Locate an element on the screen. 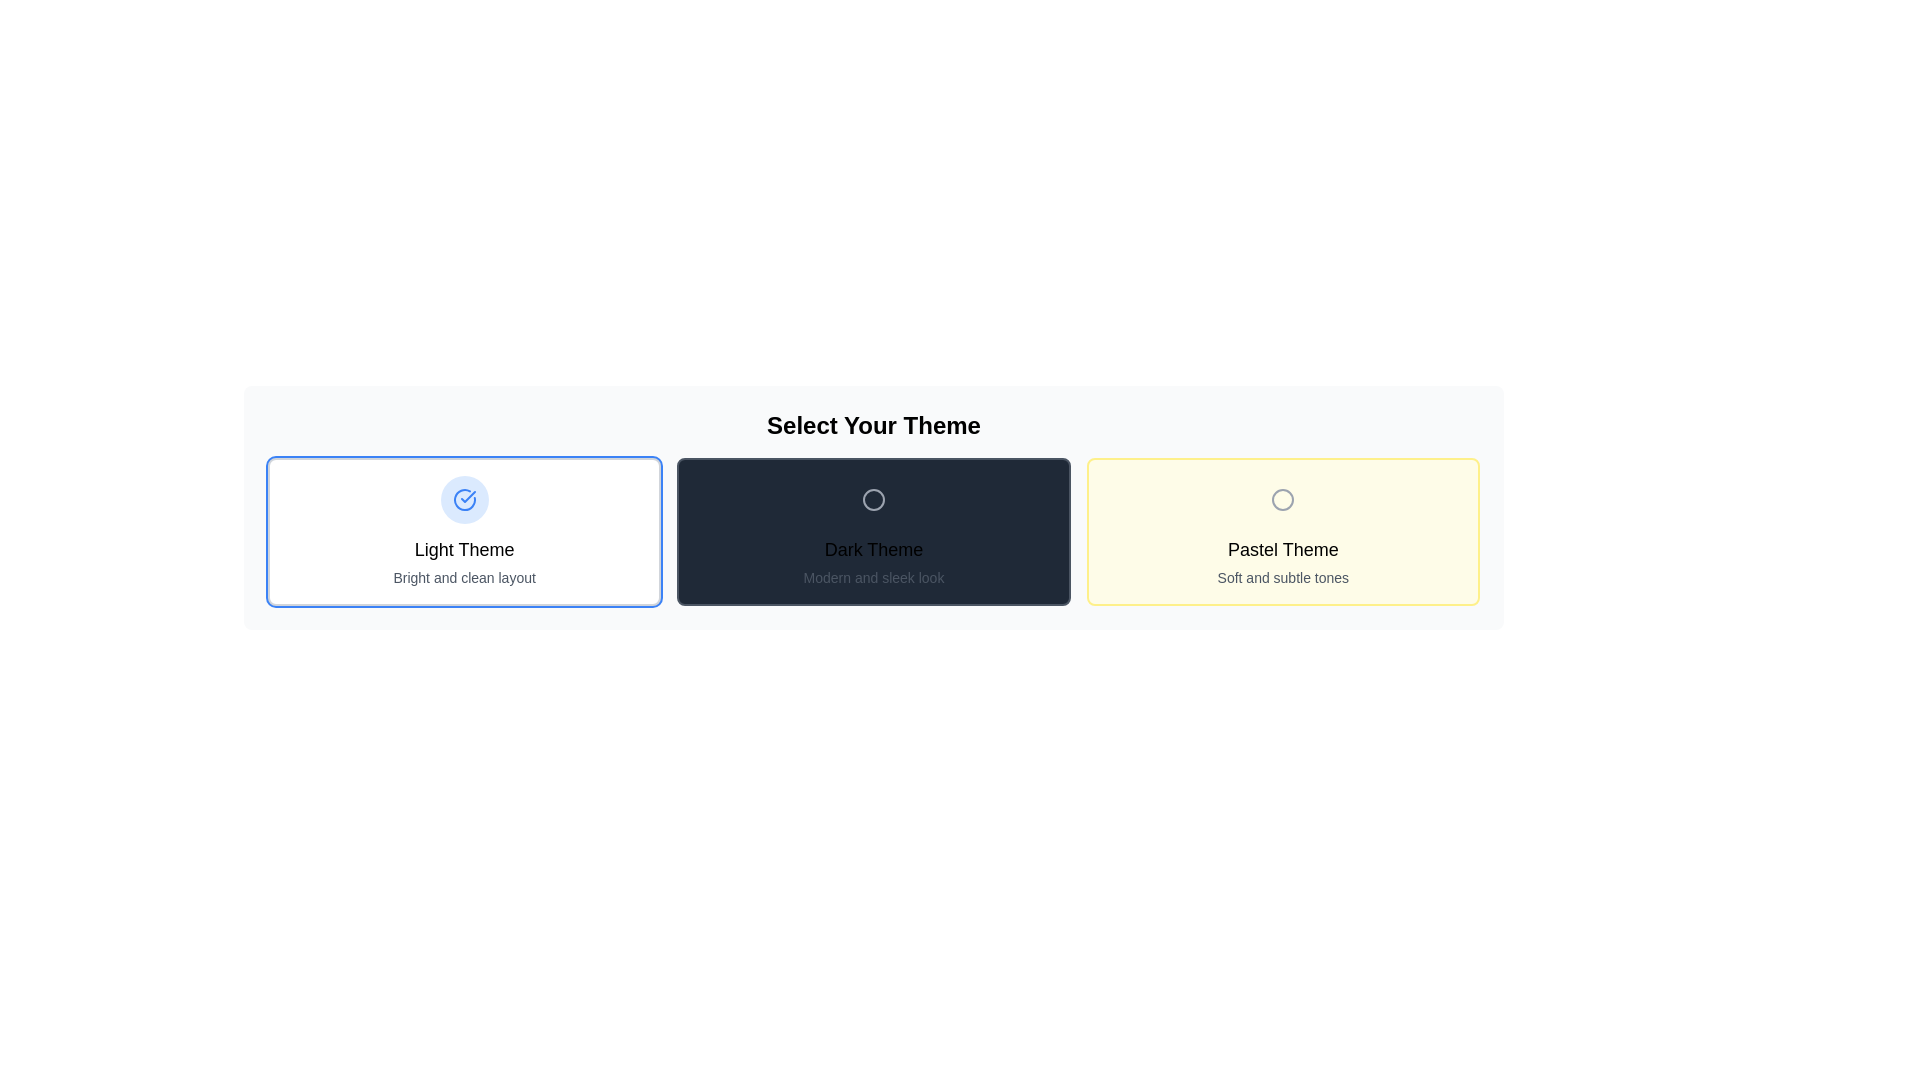 Image resolution: width=1920 pixels, height=1080 pixels. the 'Pastel Theme' text label, which is styled with a large font size and medium weight, located in a yellow-toned rectangular section, part of the theme selection options is located at coordinates (1283, 550).